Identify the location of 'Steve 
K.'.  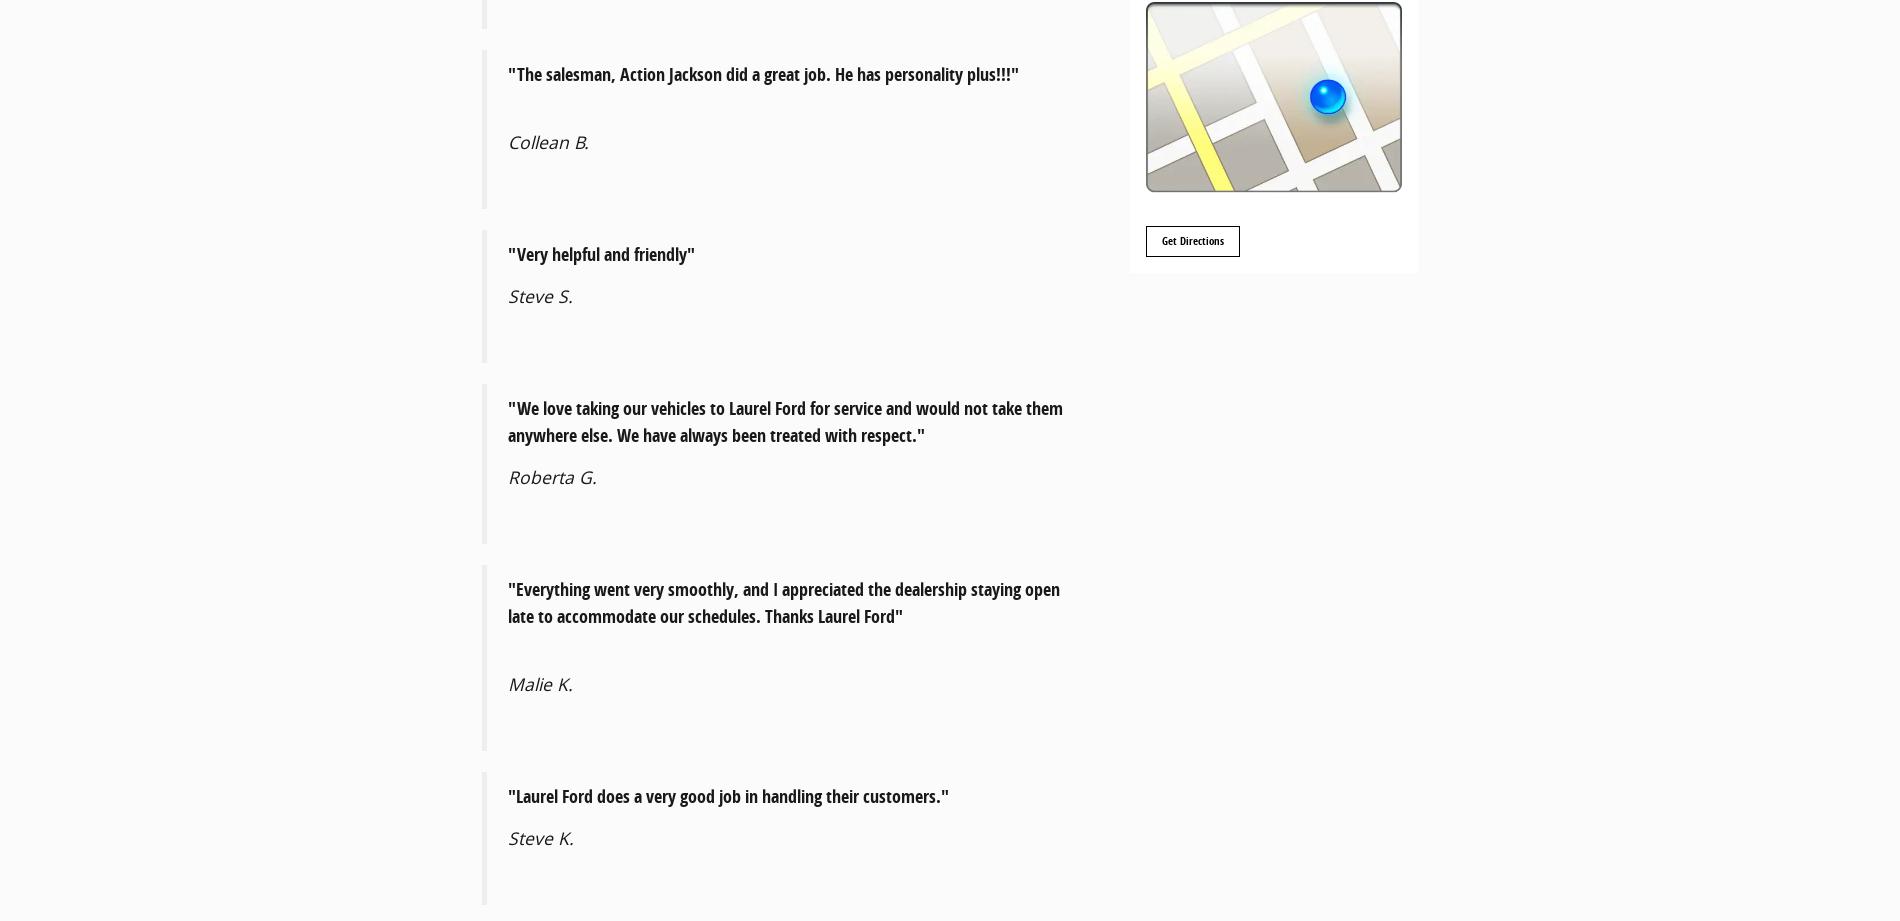
(540, 837).